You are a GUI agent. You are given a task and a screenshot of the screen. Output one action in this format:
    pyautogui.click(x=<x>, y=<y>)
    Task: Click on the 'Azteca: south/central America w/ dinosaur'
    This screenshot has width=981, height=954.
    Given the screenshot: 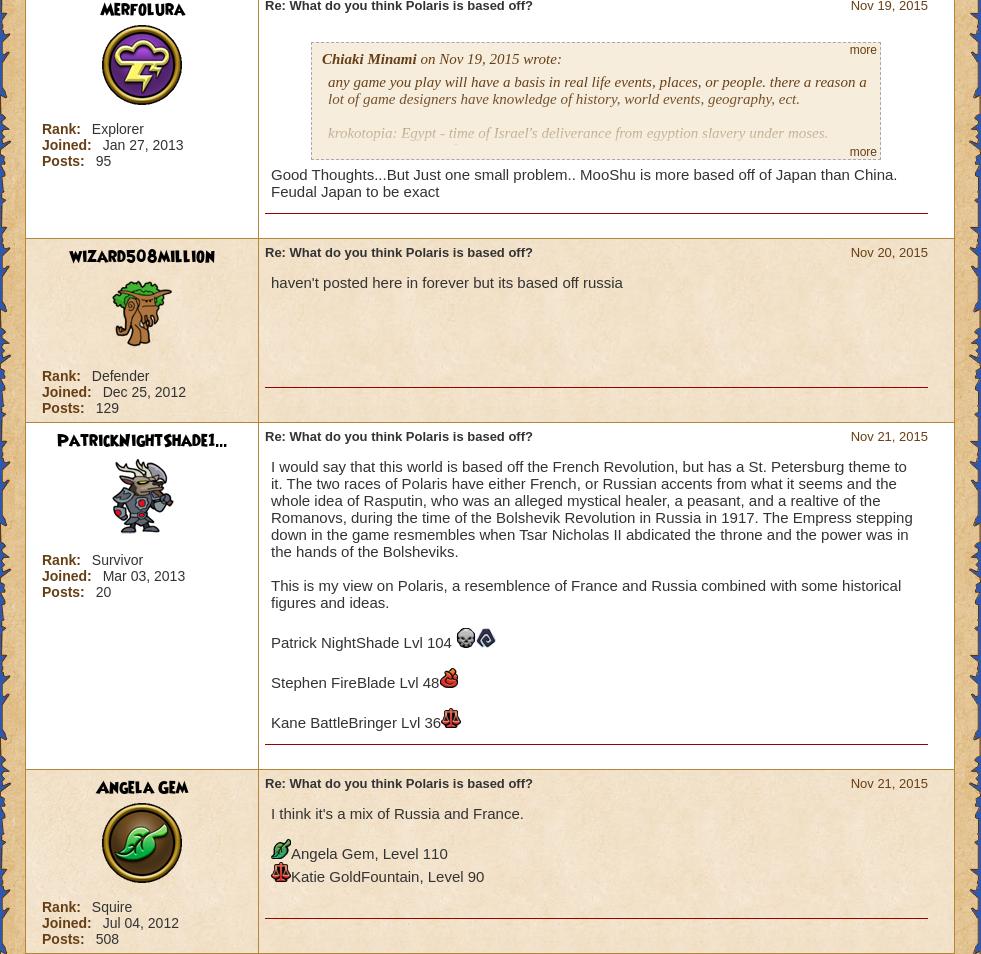 What is the action you would take?
    pyautogui.click(x=455, y=269)
    